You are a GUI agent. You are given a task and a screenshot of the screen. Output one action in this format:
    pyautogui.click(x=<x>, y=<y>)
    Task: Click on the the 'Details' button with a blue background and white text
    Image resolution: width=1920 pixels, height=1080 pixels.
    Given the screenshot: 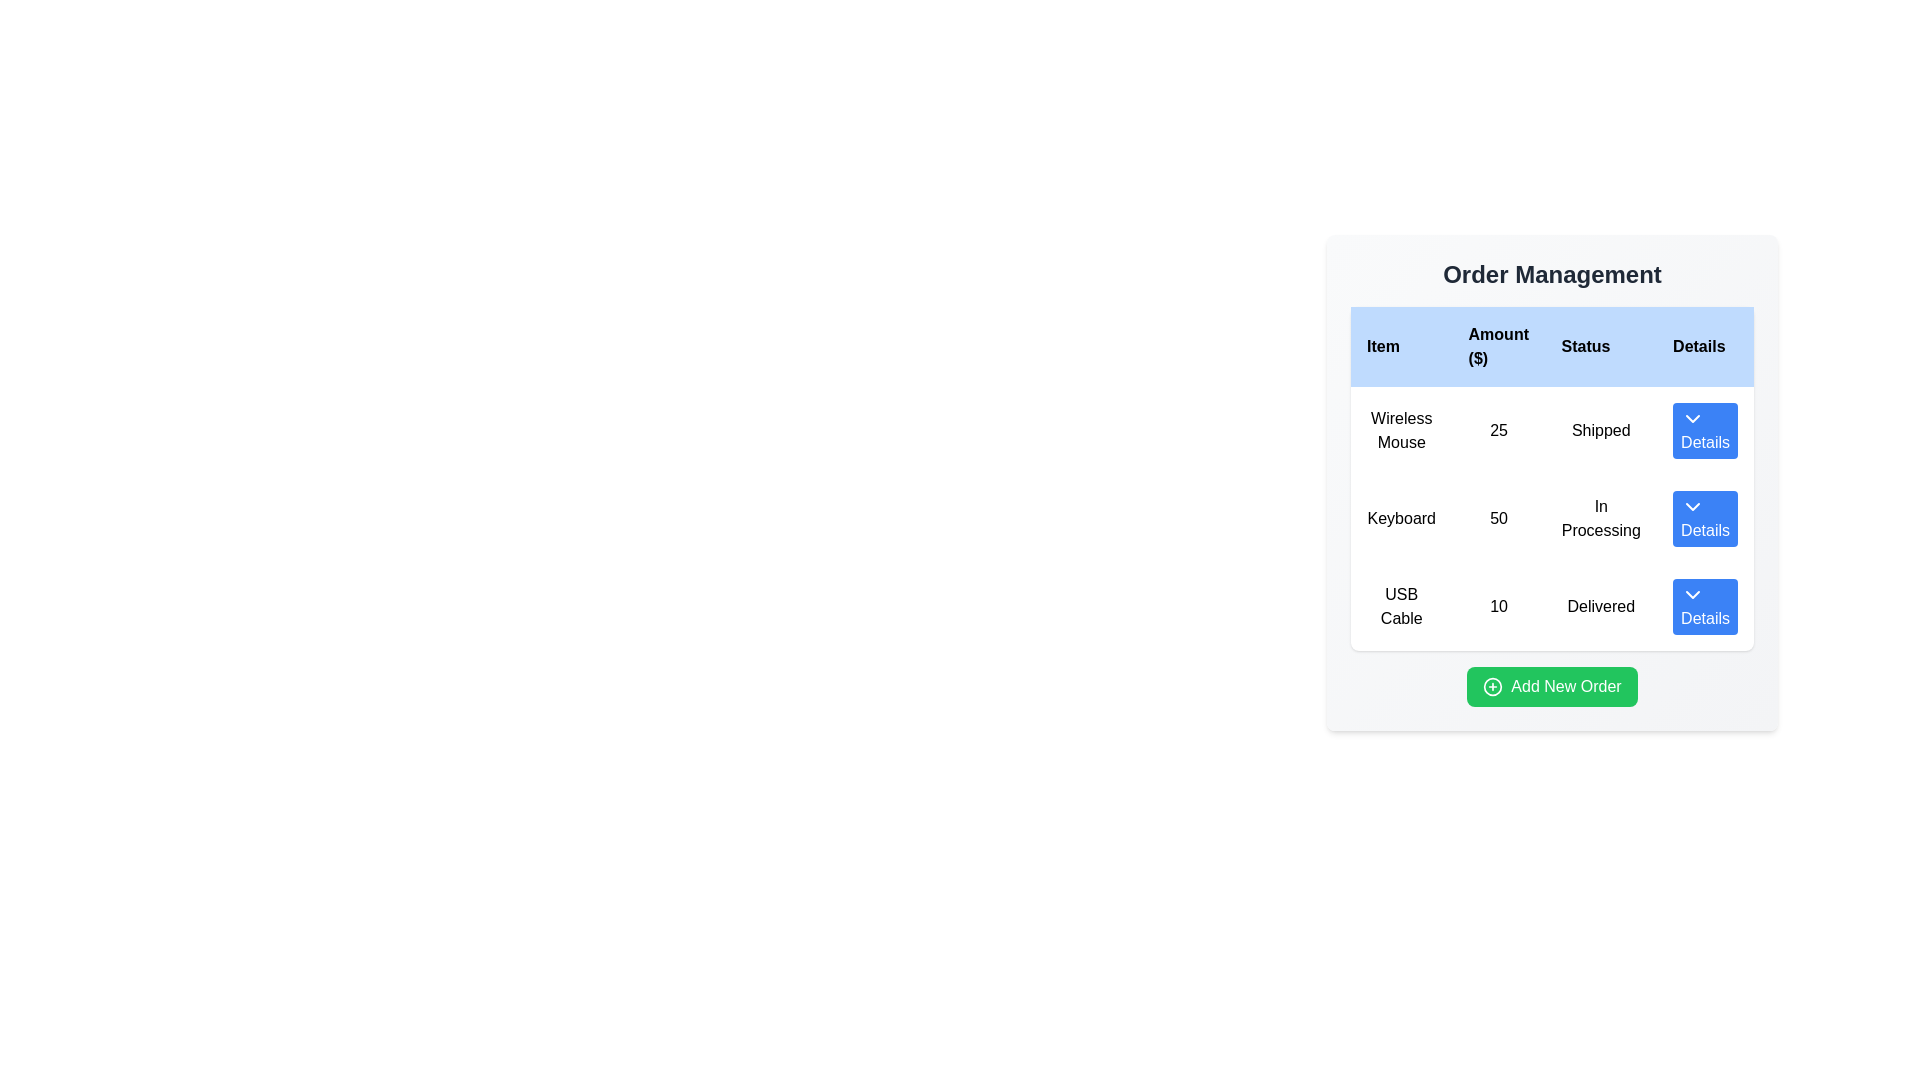 What is the action you would take?
    pyautogui.click(x=1703, y=605)
    